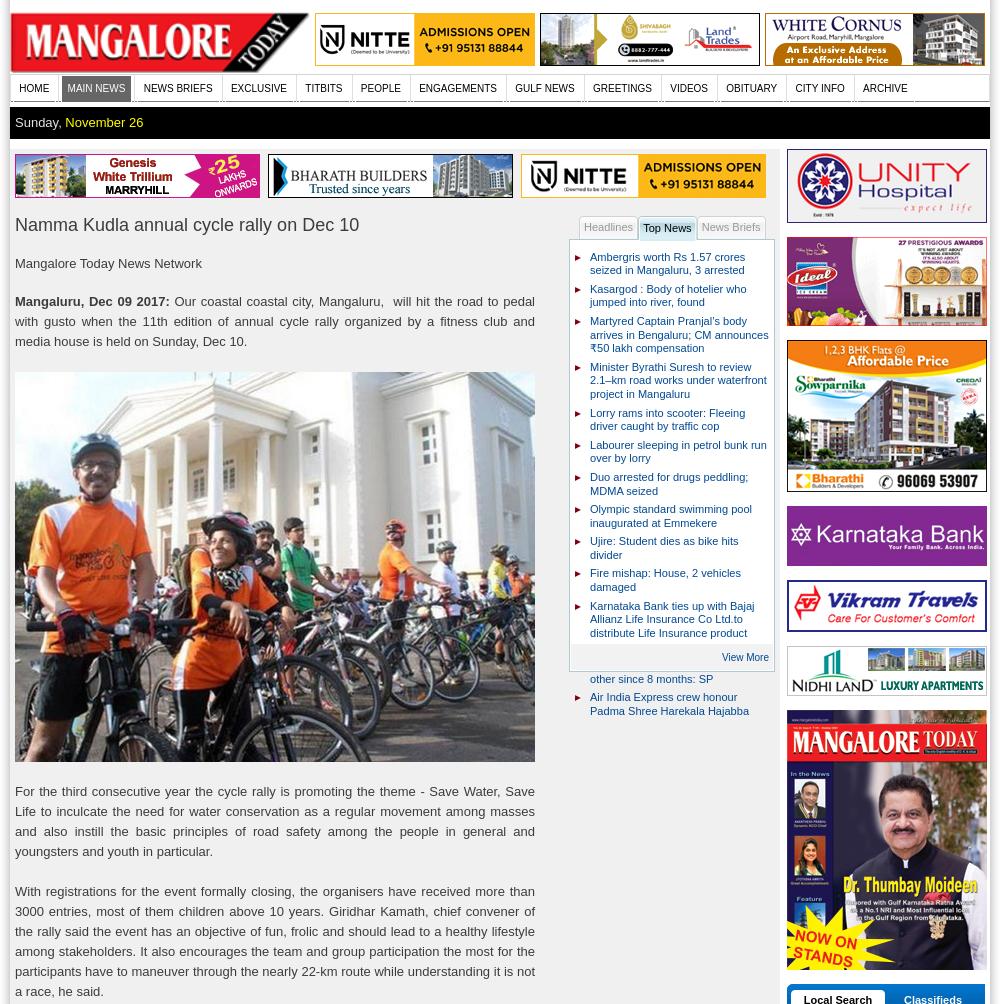 Image resolution: width=1000 pixels, height=1004 pixels. I want to click on 'Our coastal coastal city, Mangaluru,  will hit the road to pedal with gusto when the 11th edition of annual cycle rally organized by a fitness club and media house is held on Sunday, Dec 10.', so click(275, 320).